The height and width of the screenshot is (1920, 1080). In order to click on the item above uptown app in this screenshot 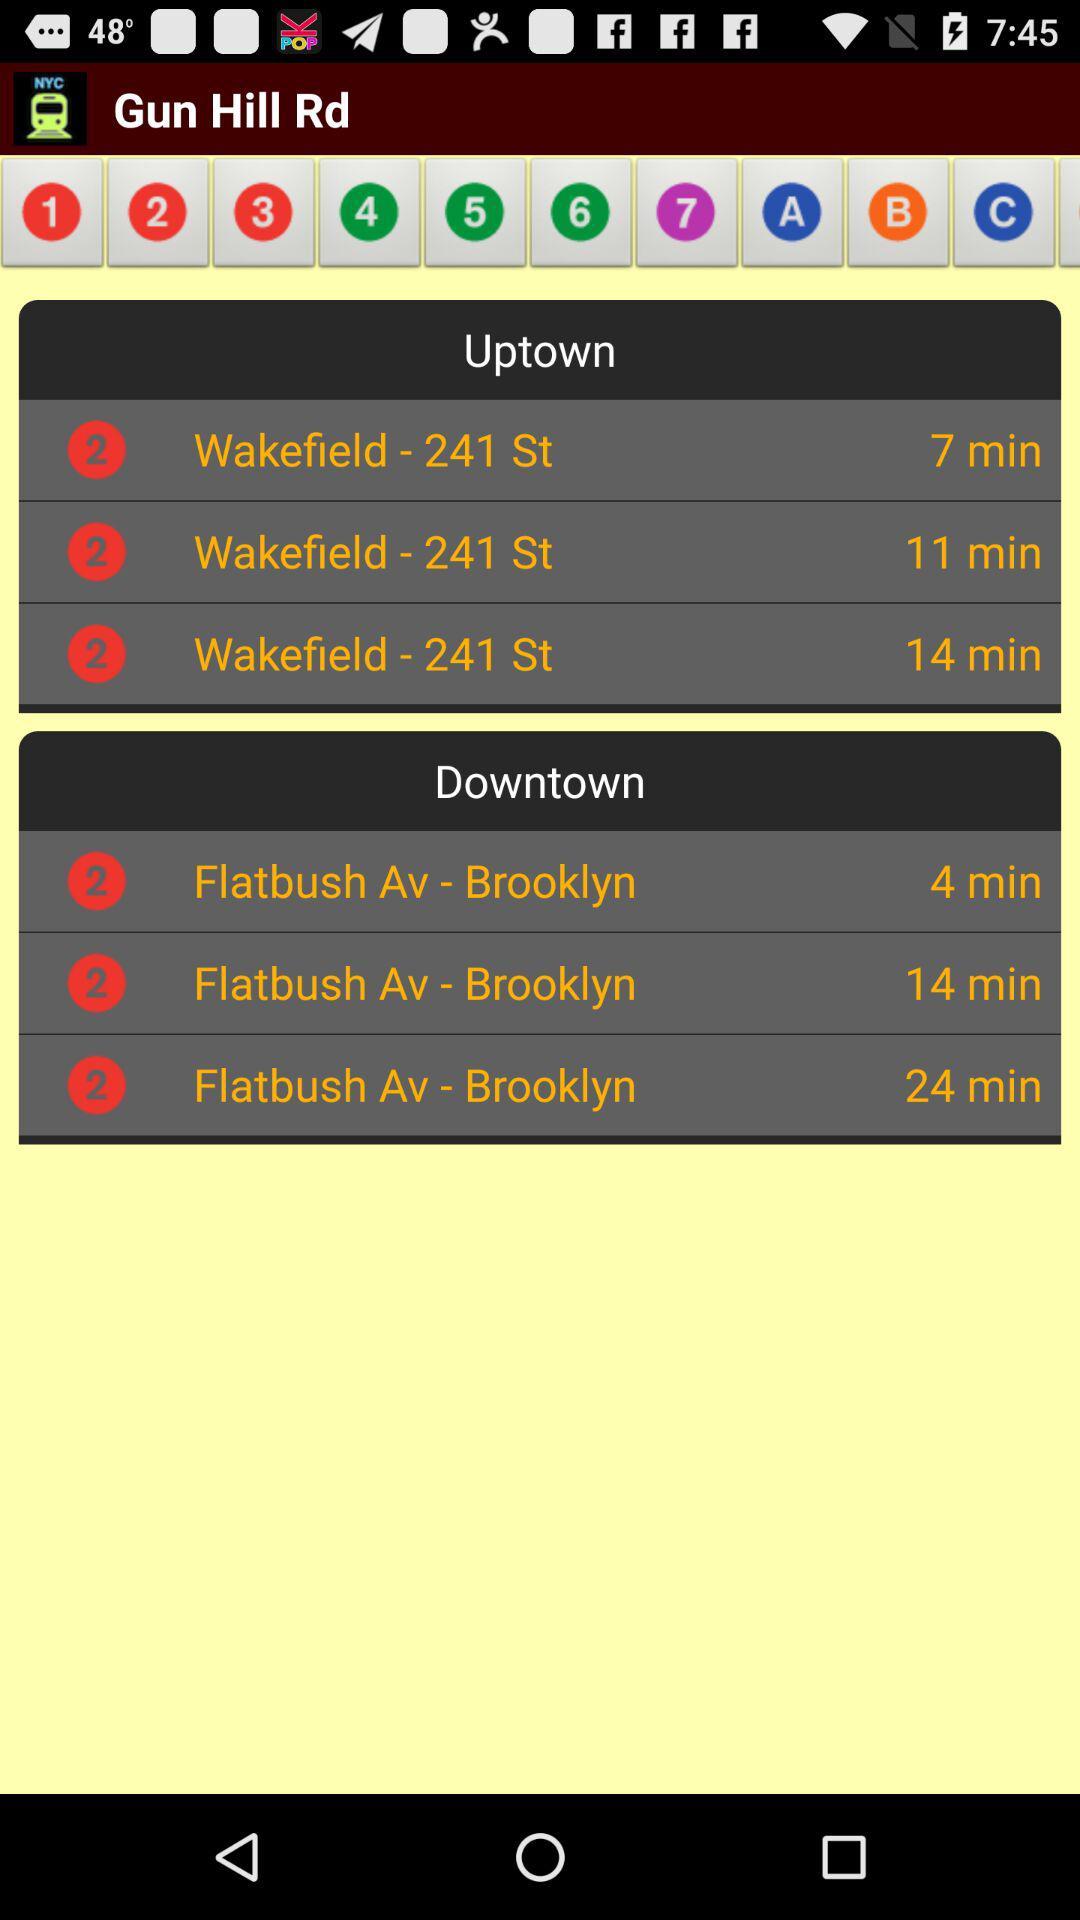, I will do `click(263, 218)`.